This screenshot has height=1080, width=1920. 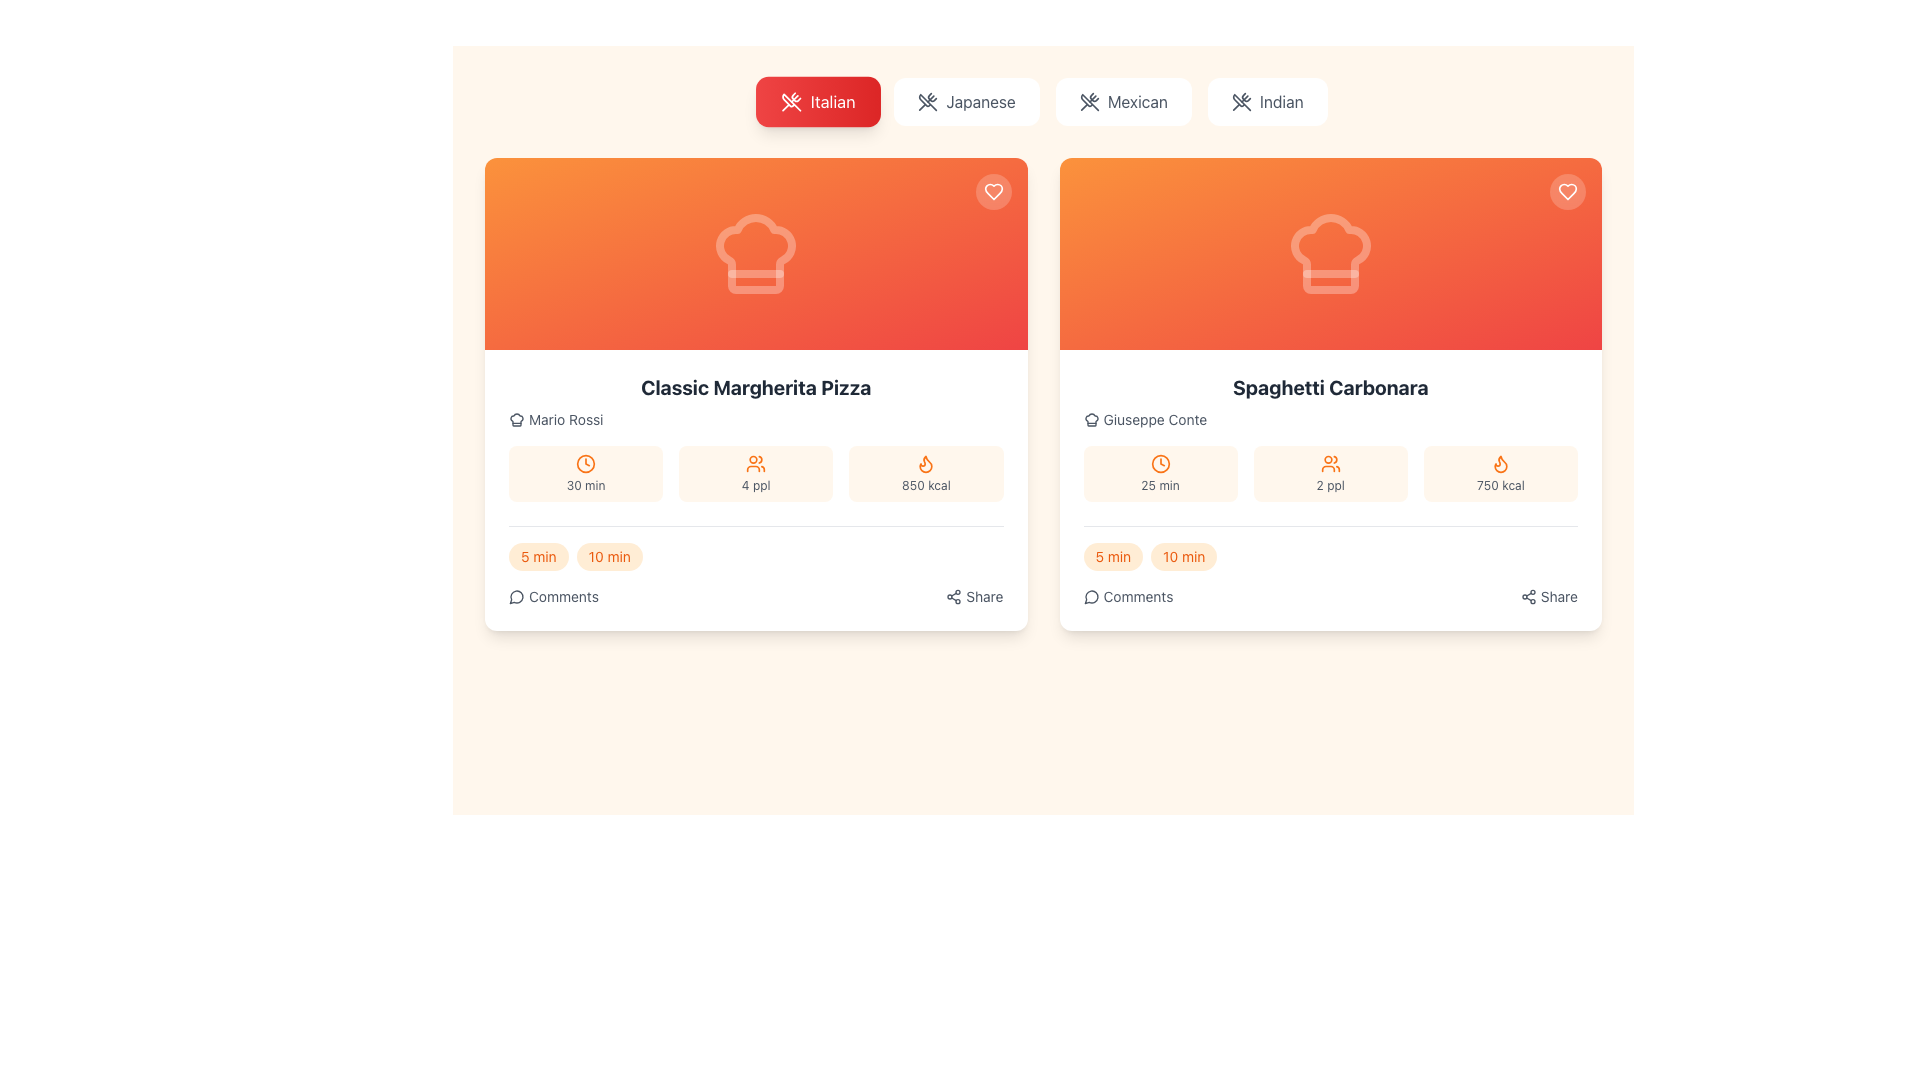 I want to click on circular stroke within the SVG icon of the clock located in the second recipe card titled 'Spaghetti Carbonara', which is associated with the preparation time text ('25 min'), so click(x=1160, y=463).